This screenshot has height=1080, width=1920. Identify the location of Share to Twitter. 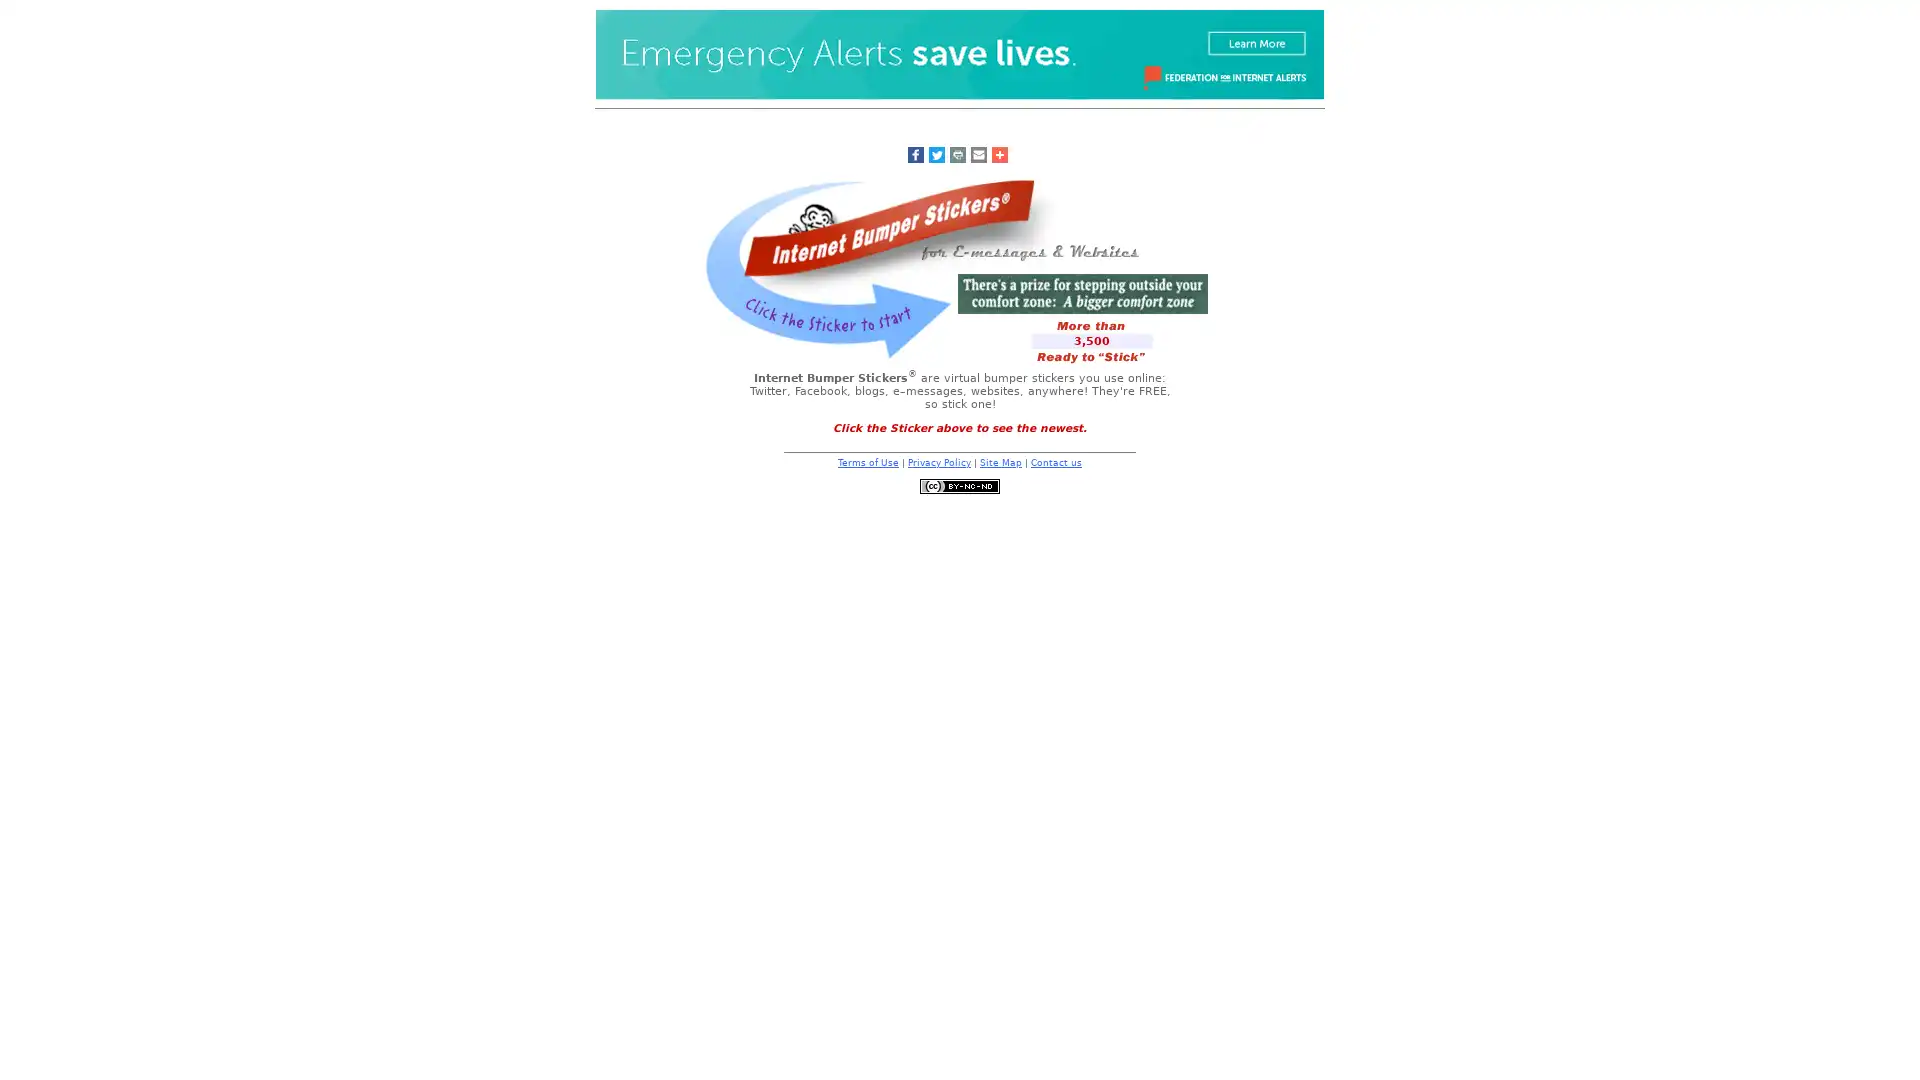
(935, 153).